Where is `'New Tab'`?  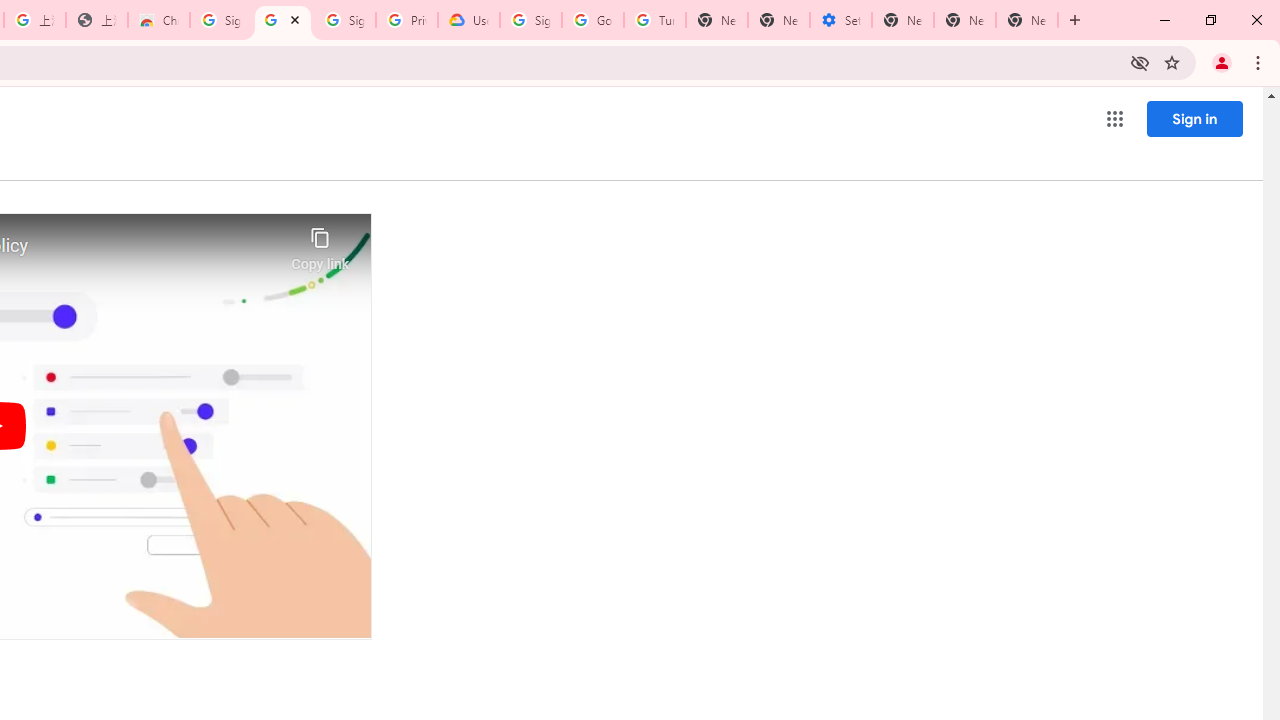 'New Tab' is located at coordinates (1027, 20).